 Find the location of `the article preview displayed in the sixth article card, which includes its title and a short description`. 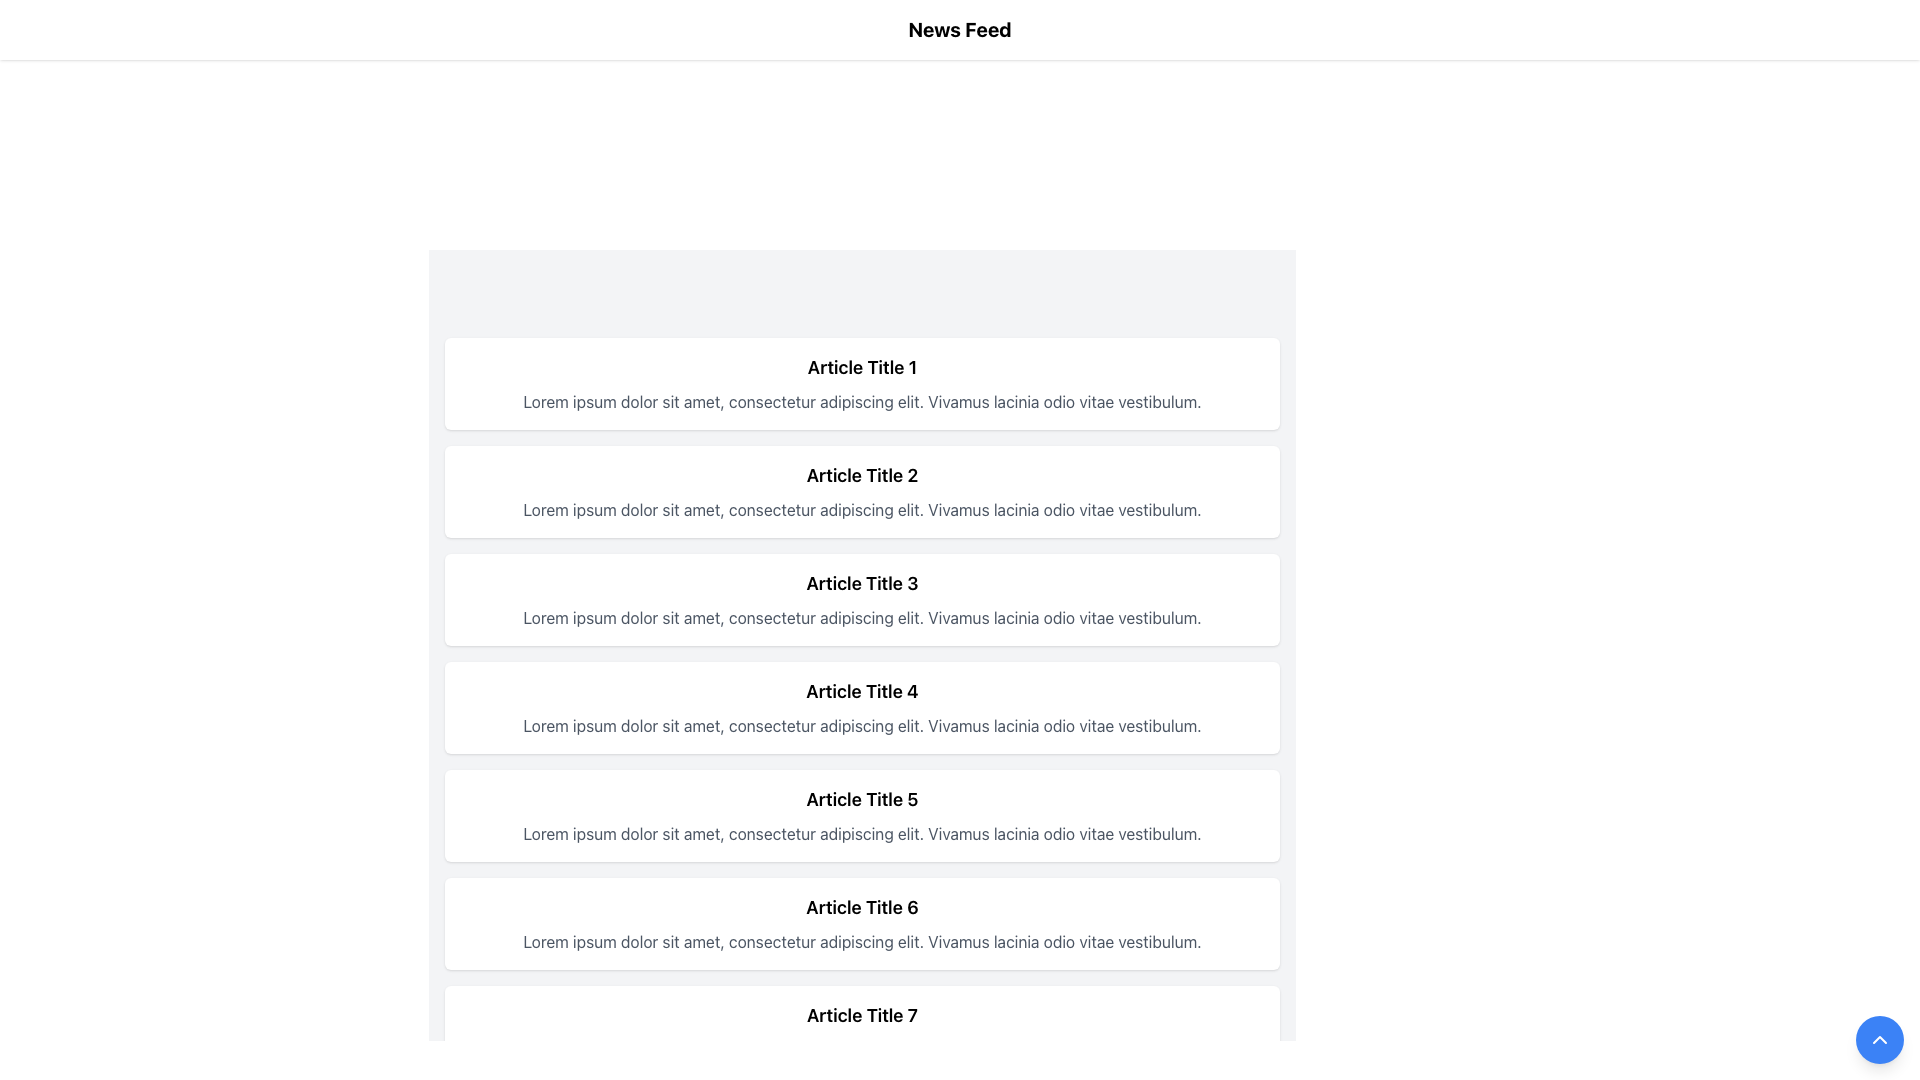

the article preview displayed in the sixth article card, which includes its title and a short description is located at coordinates (862, 924).